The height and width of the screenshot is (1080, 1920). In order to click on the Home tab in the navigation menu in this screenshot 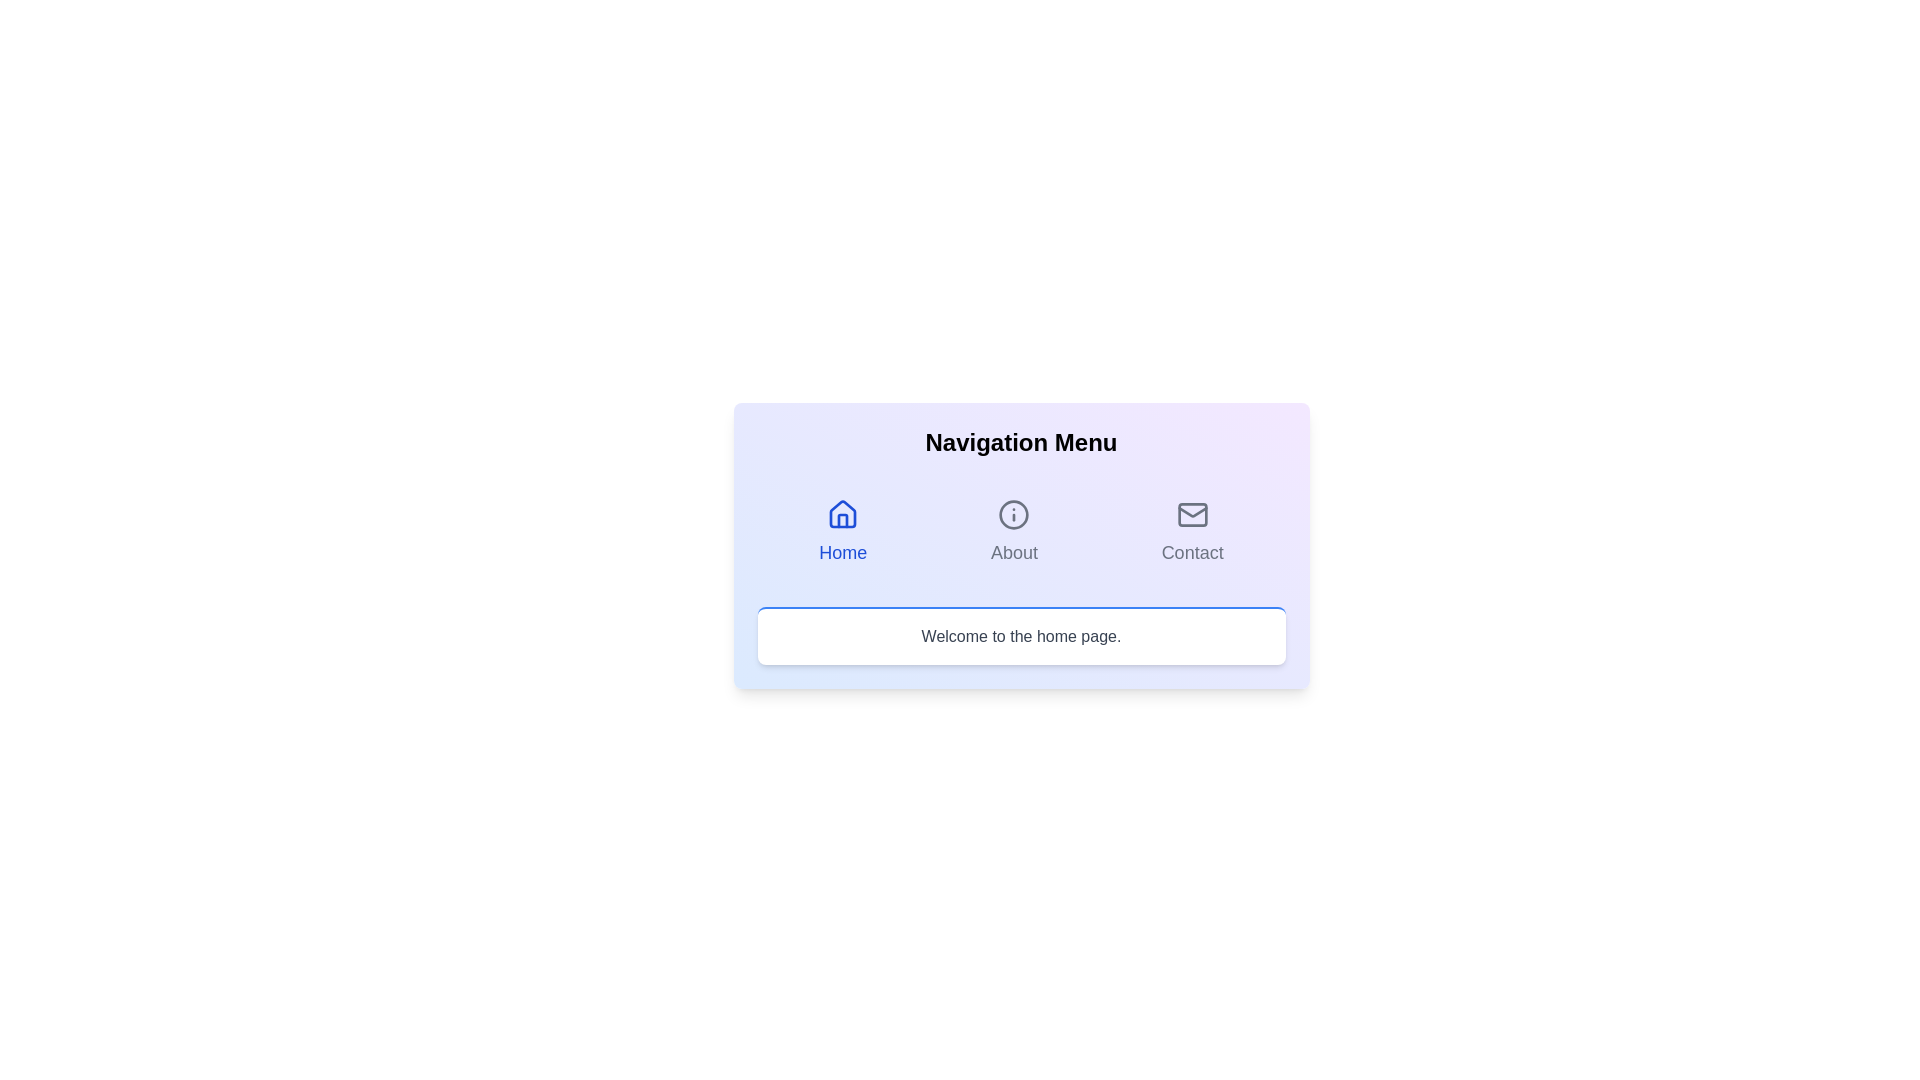, I will do `click(843, 531)`.